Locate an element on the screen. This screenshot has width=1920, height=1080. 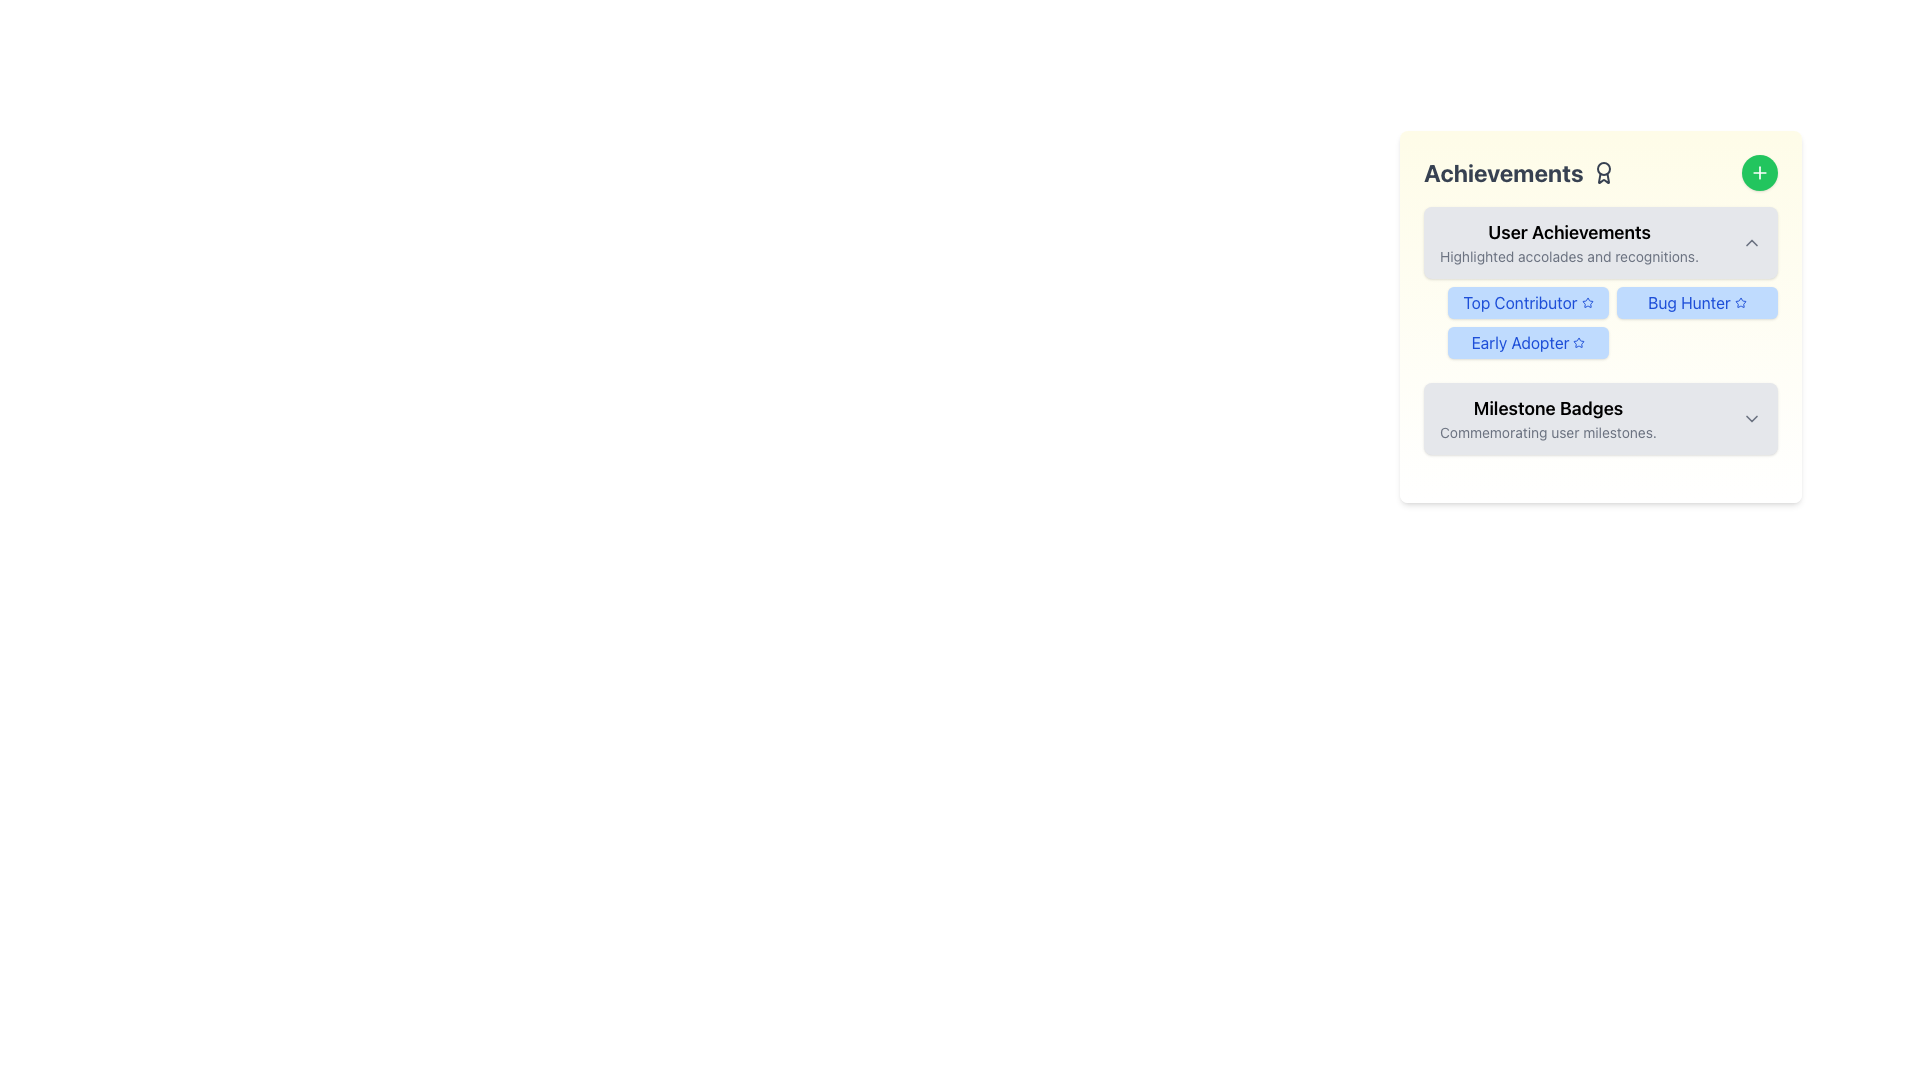
the blue five-point star icon located in the 'User Achievements' section of the 'Achievements' card, positioned to the right of the 'Bug Hunter' label is located at coordinates (1586, 302).